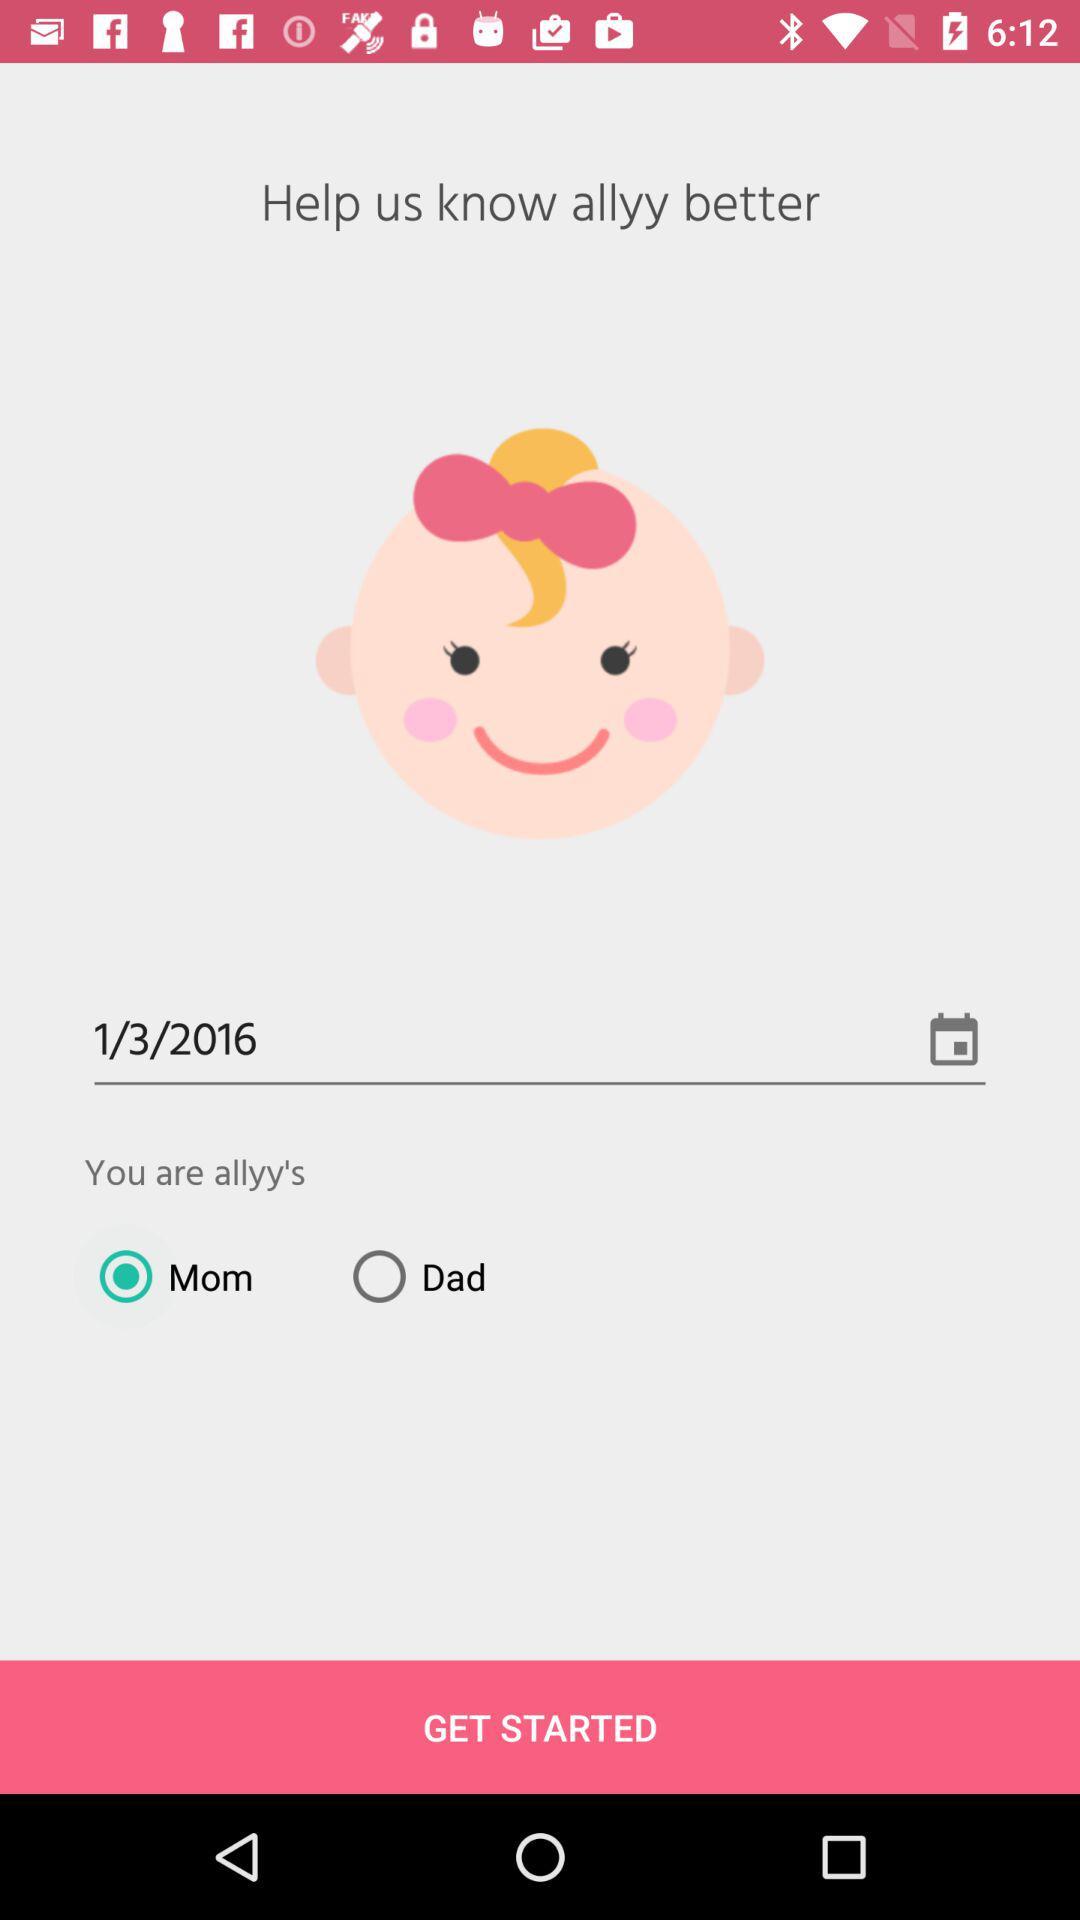  What do you see at coordinates (411, 1275) in the screenshot?
I see `the icon next to mom item` at bounding box center [411, 1275].